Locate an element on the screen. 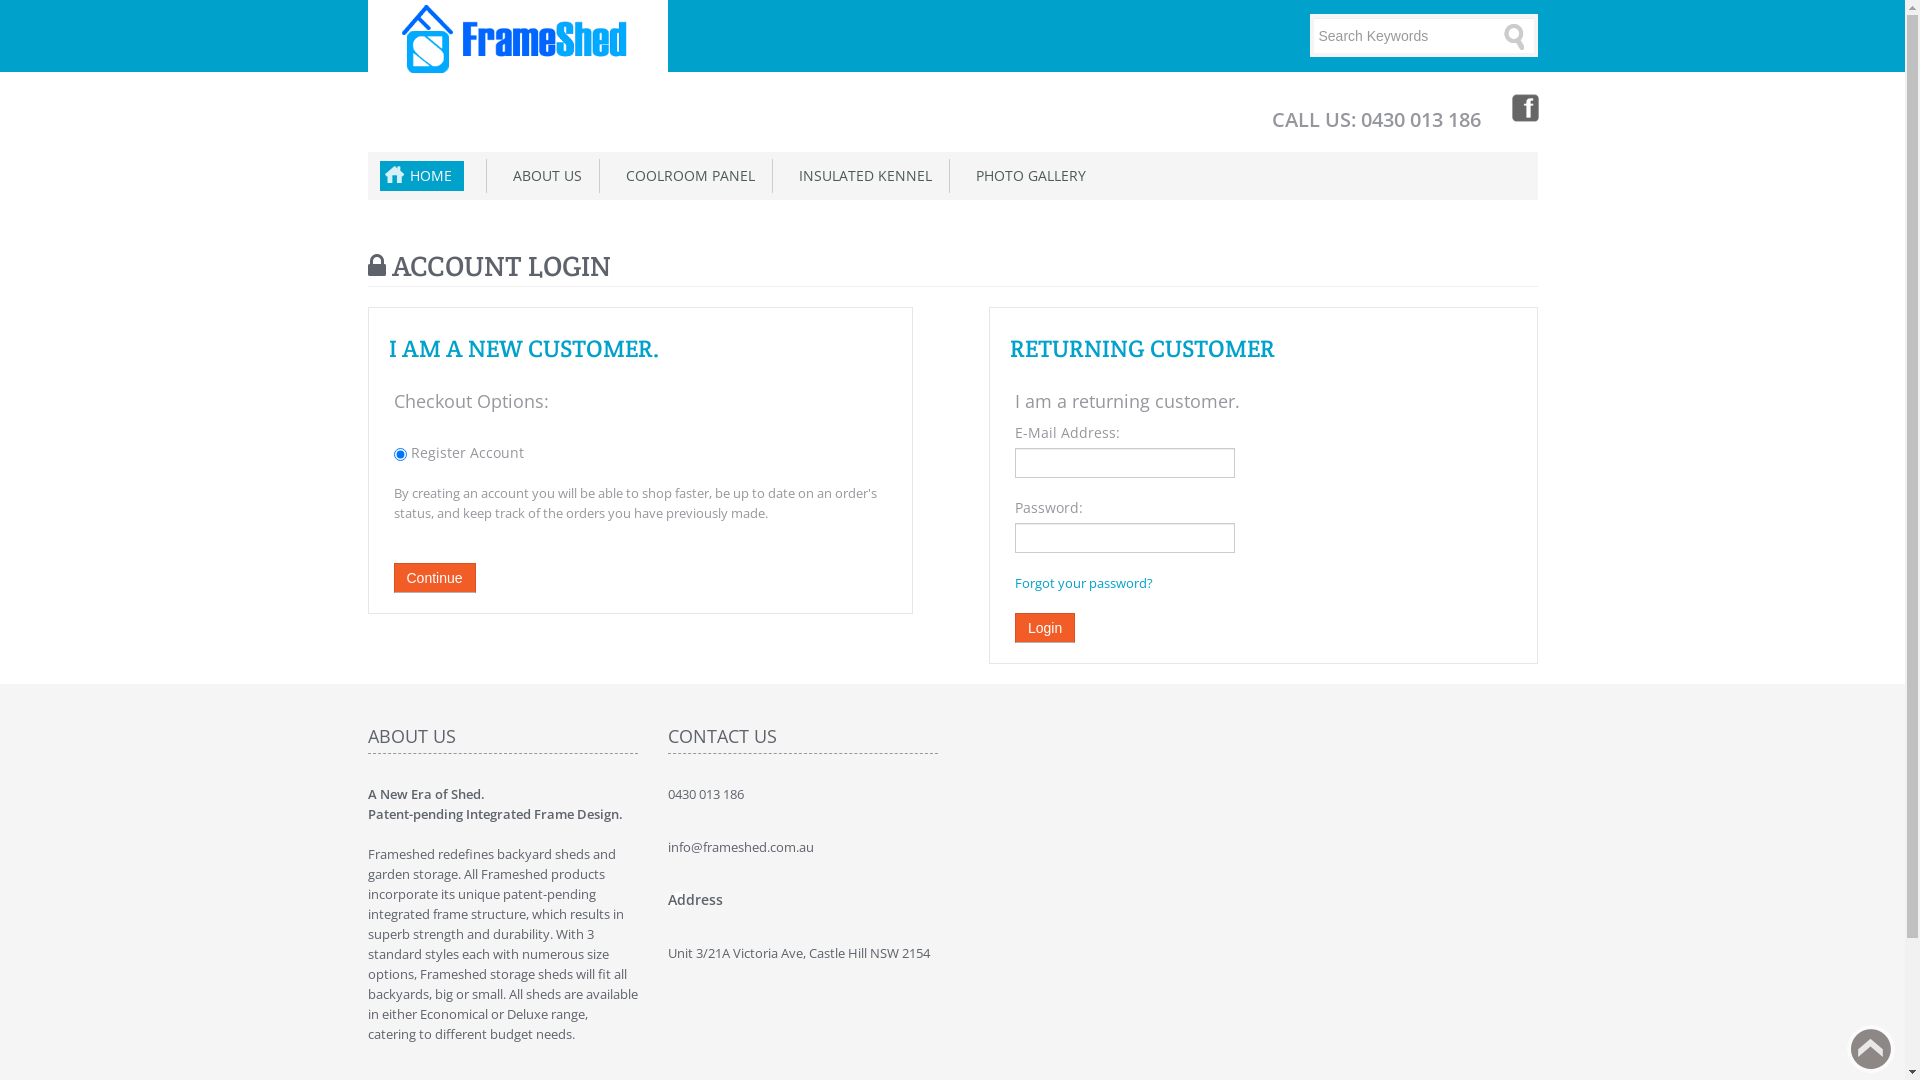  'Forgot your password?' is located at coordinates (1083, 582).